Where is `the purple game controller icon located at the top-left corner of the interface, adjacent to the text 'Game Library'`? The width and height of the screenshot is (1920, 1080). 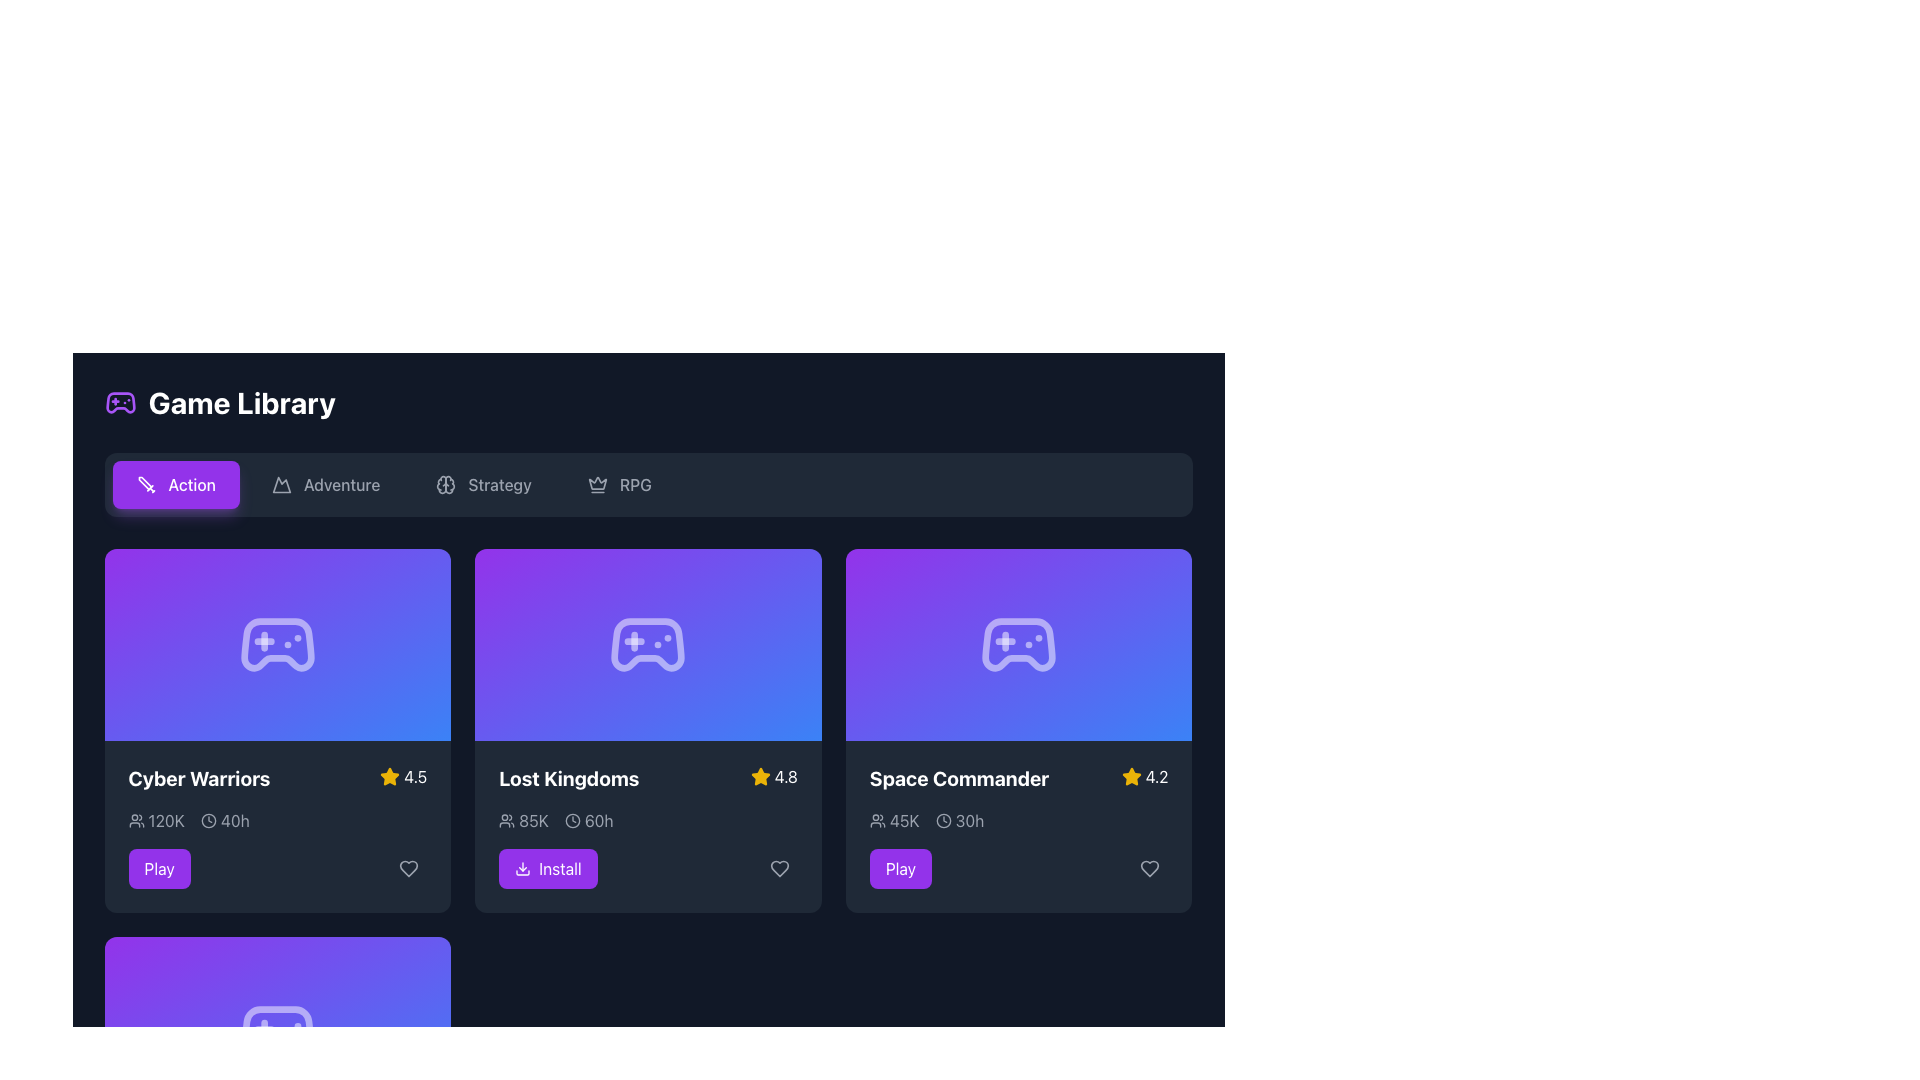 the purple game controller icon located at the top-left corner of the interface, adjacent to the text 'Game Library' is located at coordinates (119, 402).